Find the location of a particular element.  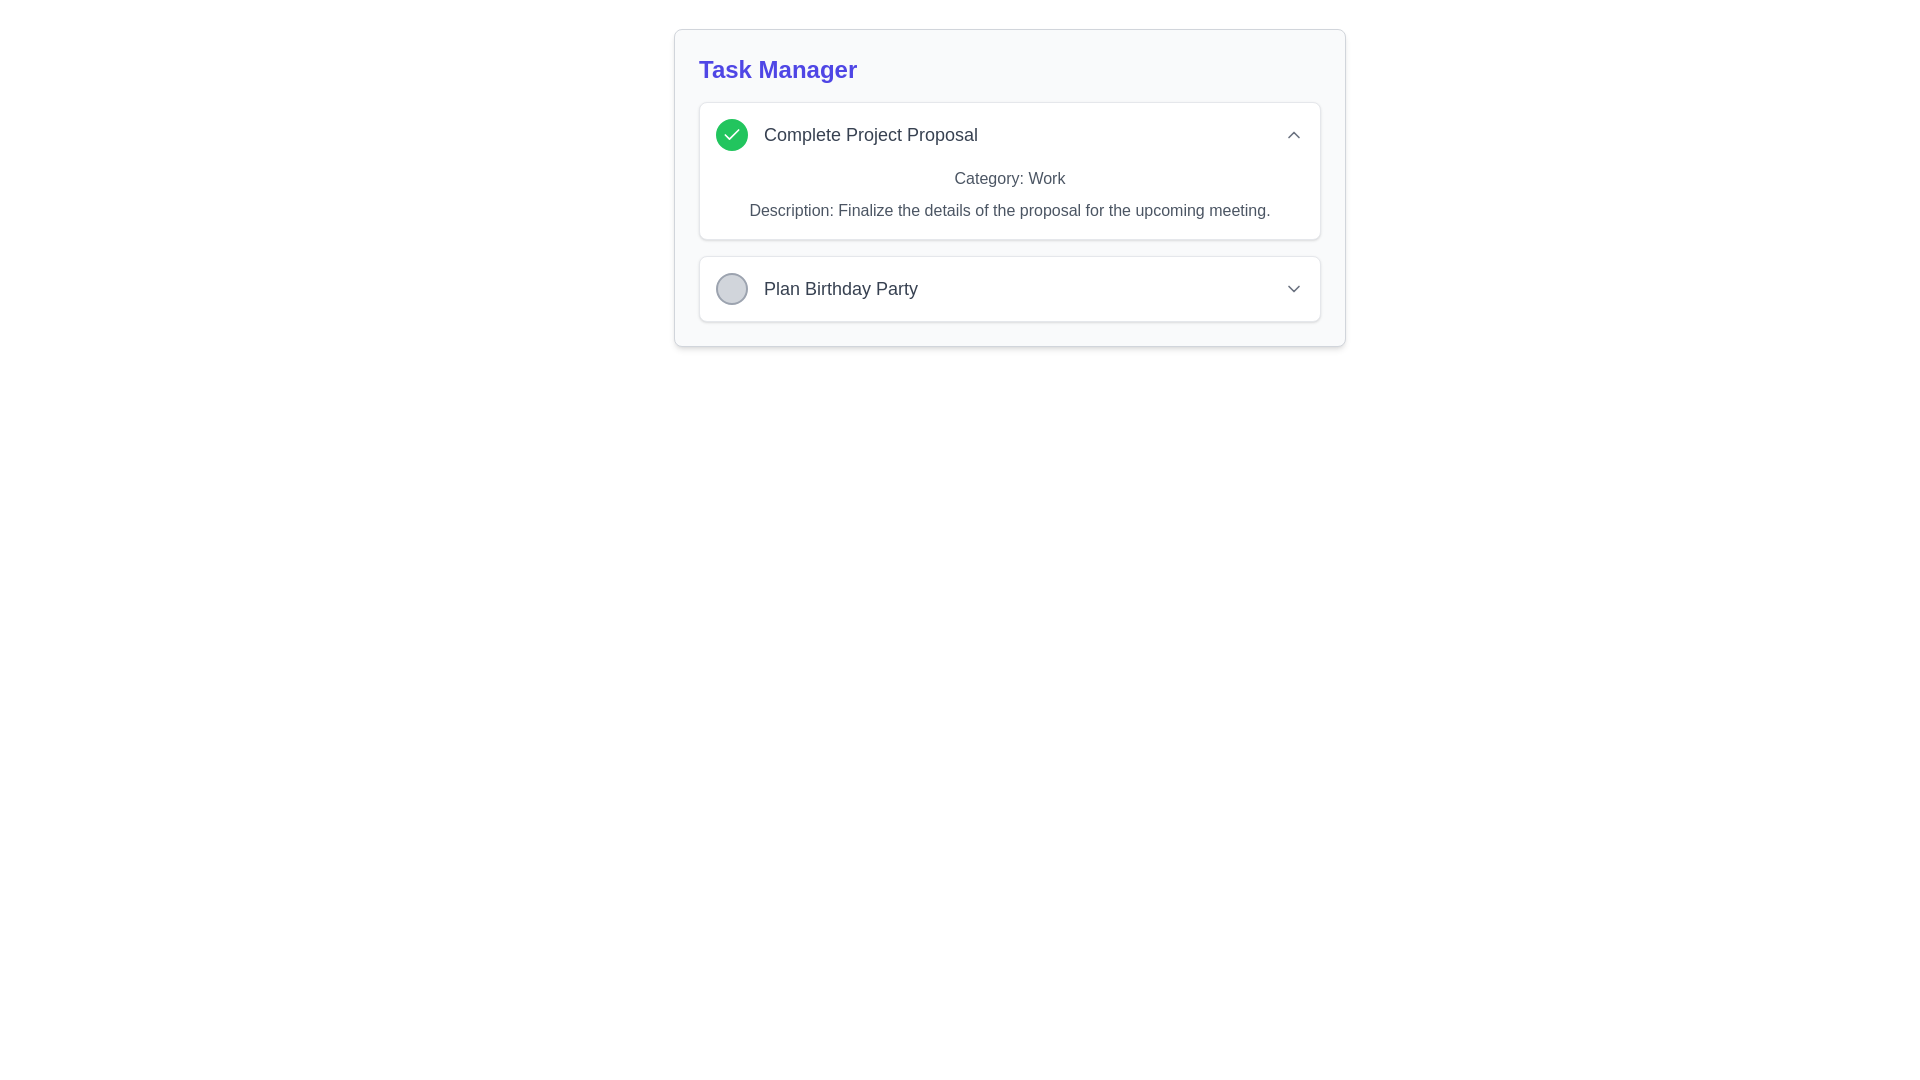

the Dropdown icon located to the right of the 'Plan Birthday Party' text to change its color from gray to indigo is located at coordinates (1294, 289).